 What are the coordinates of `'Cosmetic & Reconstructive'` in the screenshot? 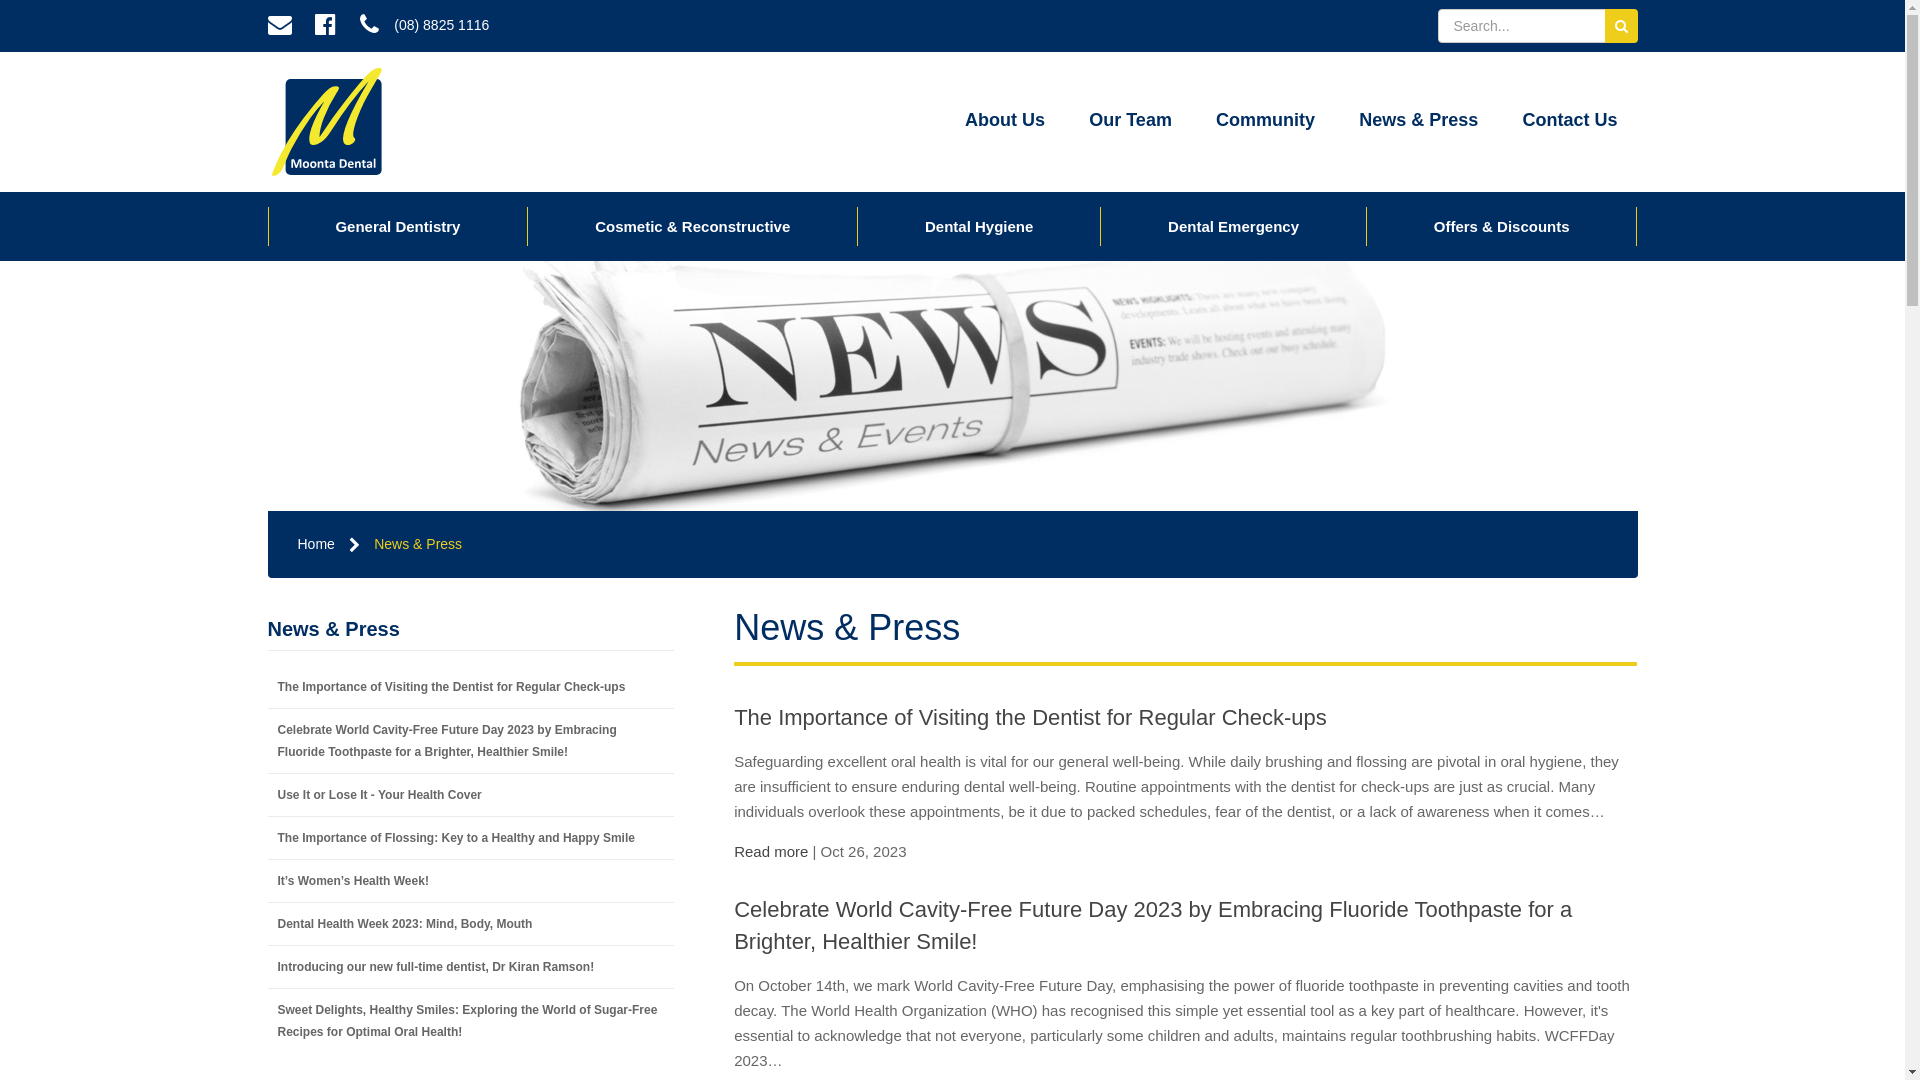 It's located at (692, 225).